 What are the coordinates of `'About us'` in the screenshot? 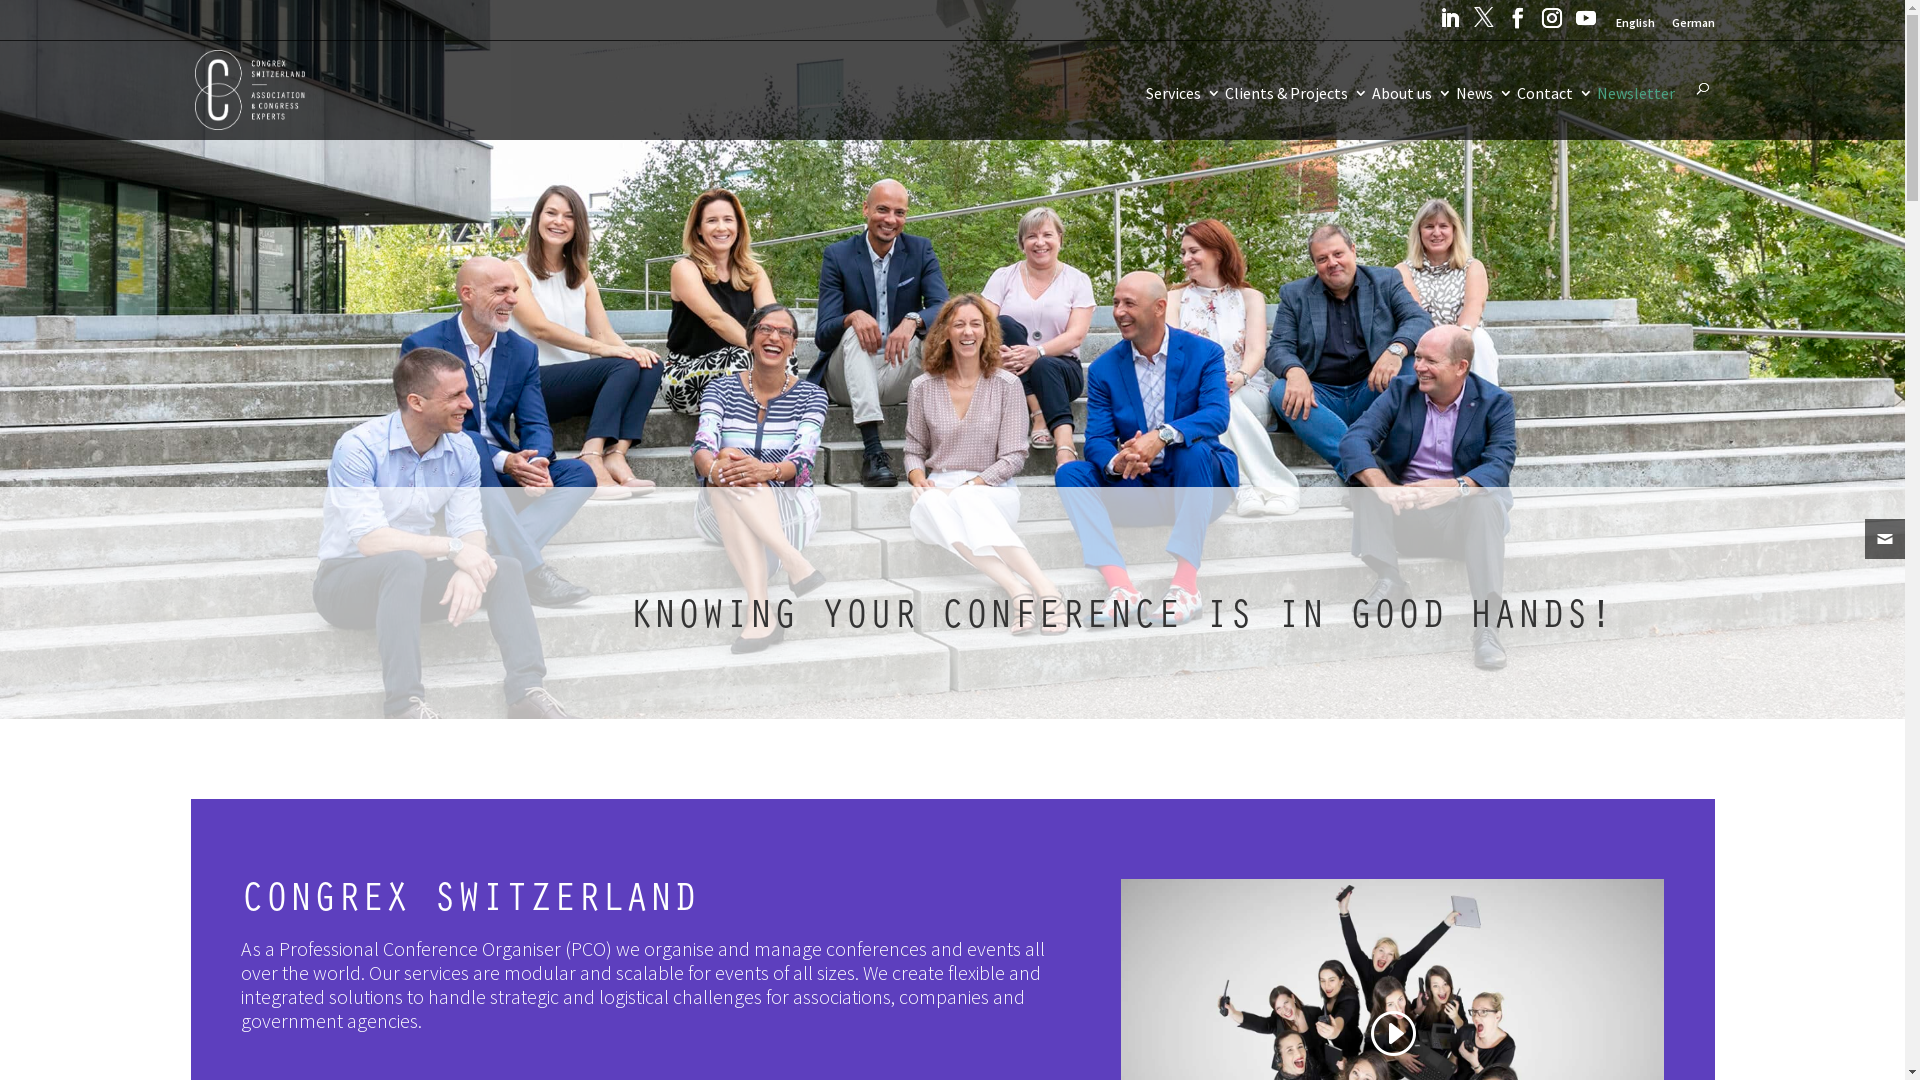 It's located at (1410, 112).